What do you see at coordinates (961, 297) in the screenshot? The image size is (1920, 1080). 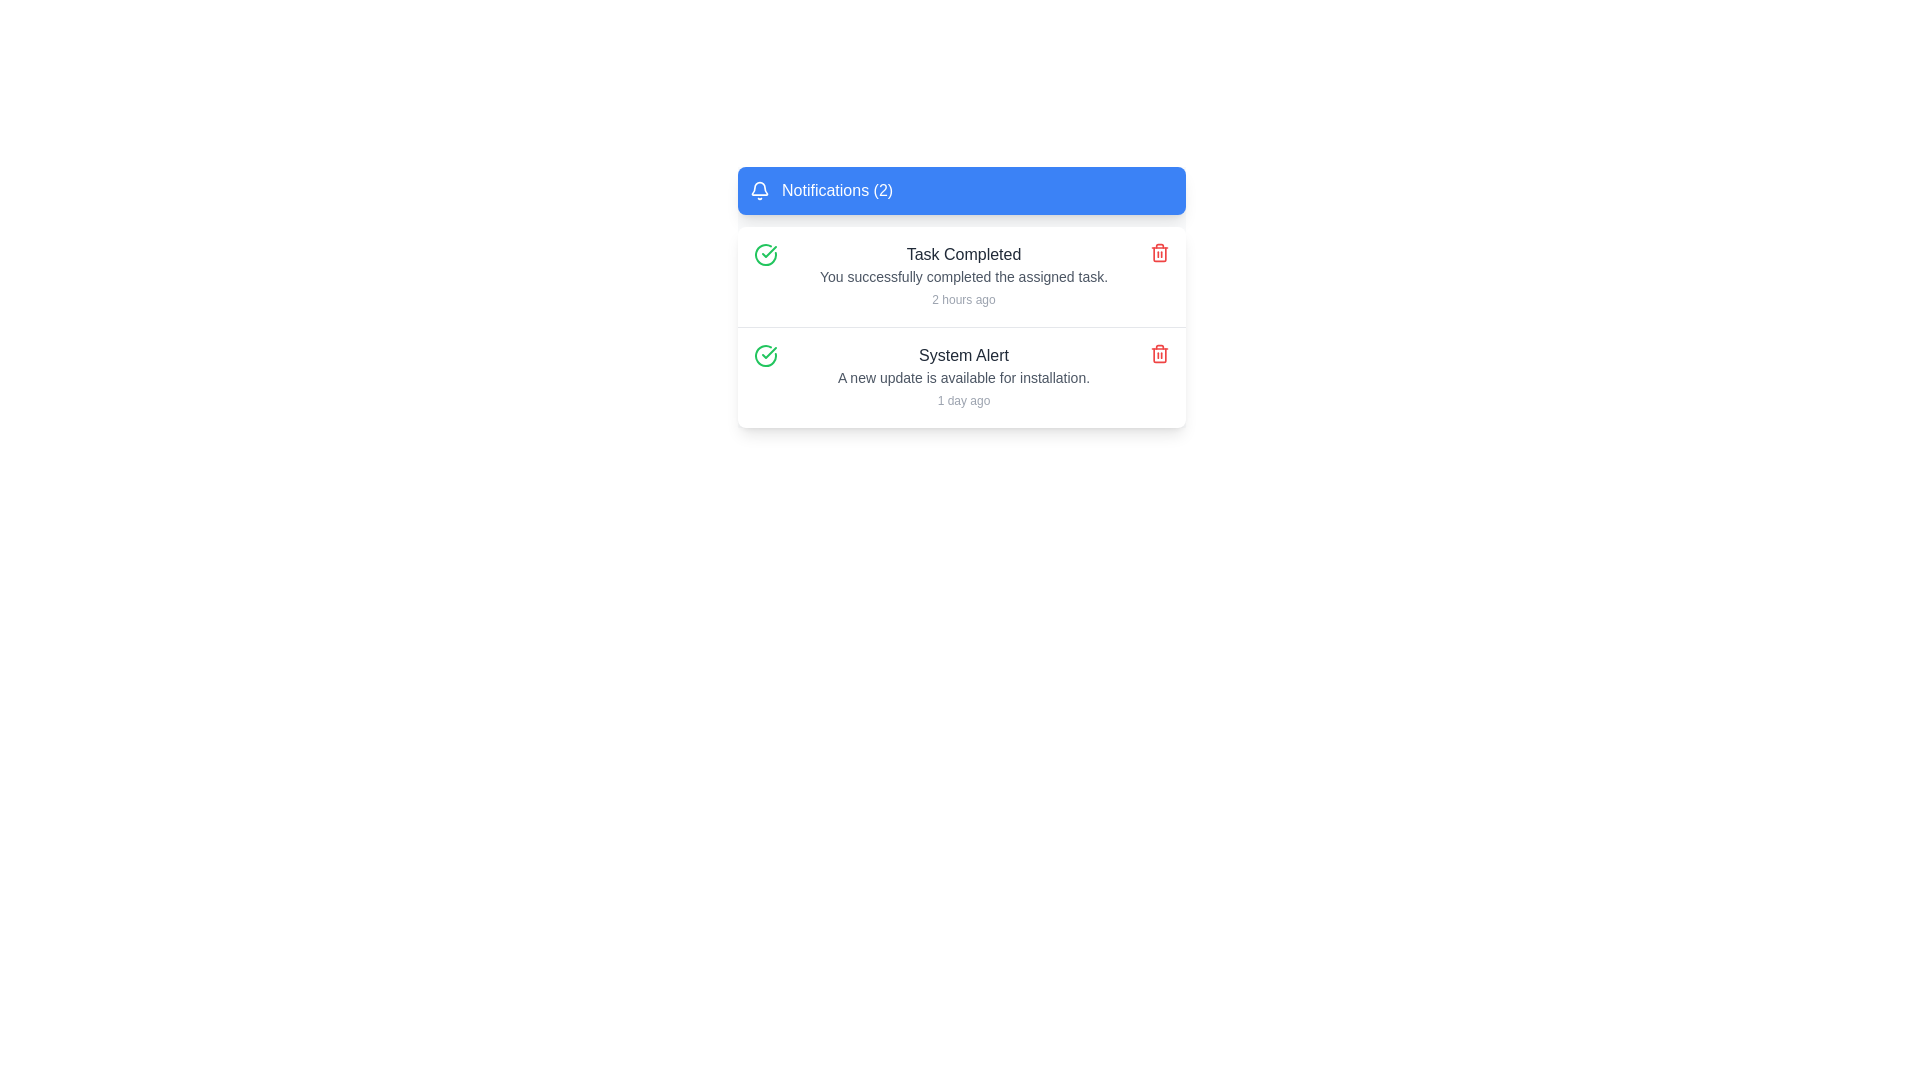 I see `contents of the Notification panel displaying 'Notifications (2)' with notifications 'Task Completed' and 'System Alert'` at bounding box center [961, 297].